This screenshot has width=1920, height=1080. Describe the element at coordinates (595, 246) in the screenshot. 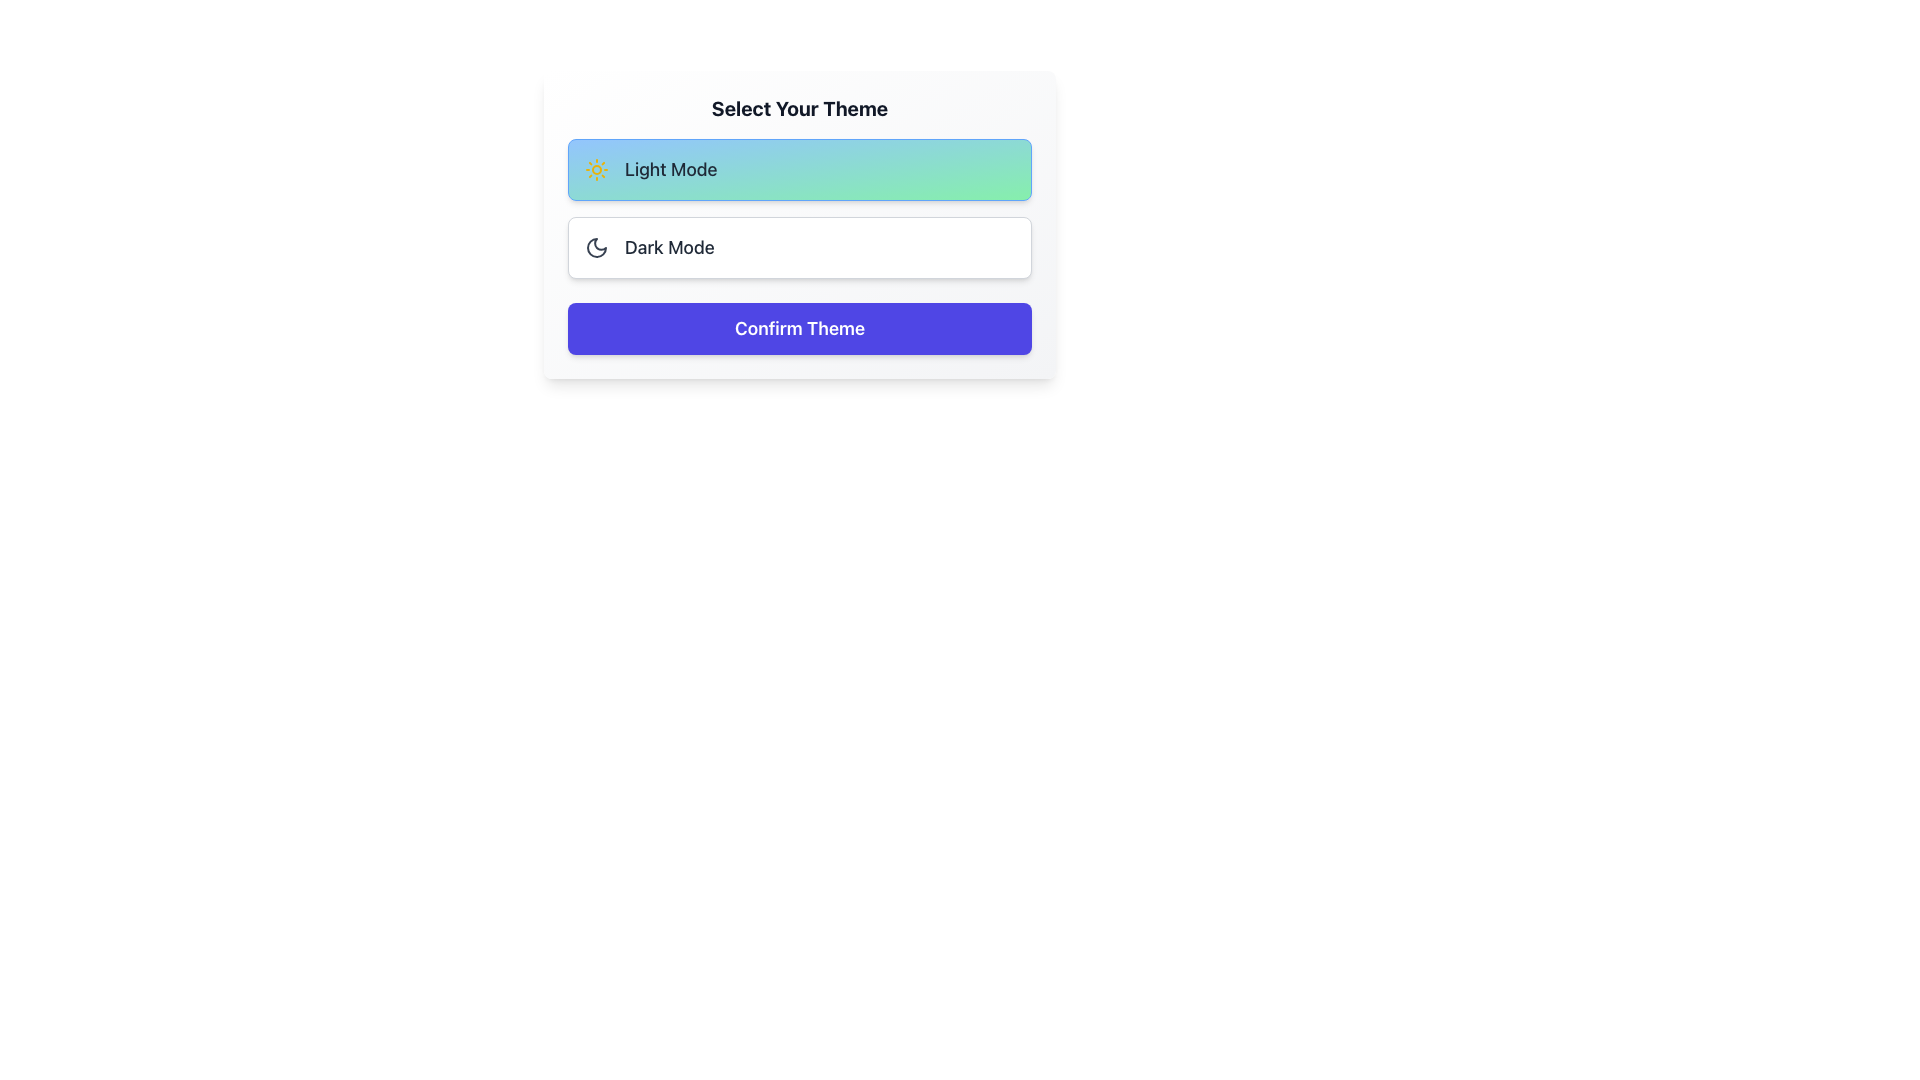

I see `circular dark icon resembling a crescent moon, which is the leftmost icon inside the 'Dark Mode' button group` at that location.